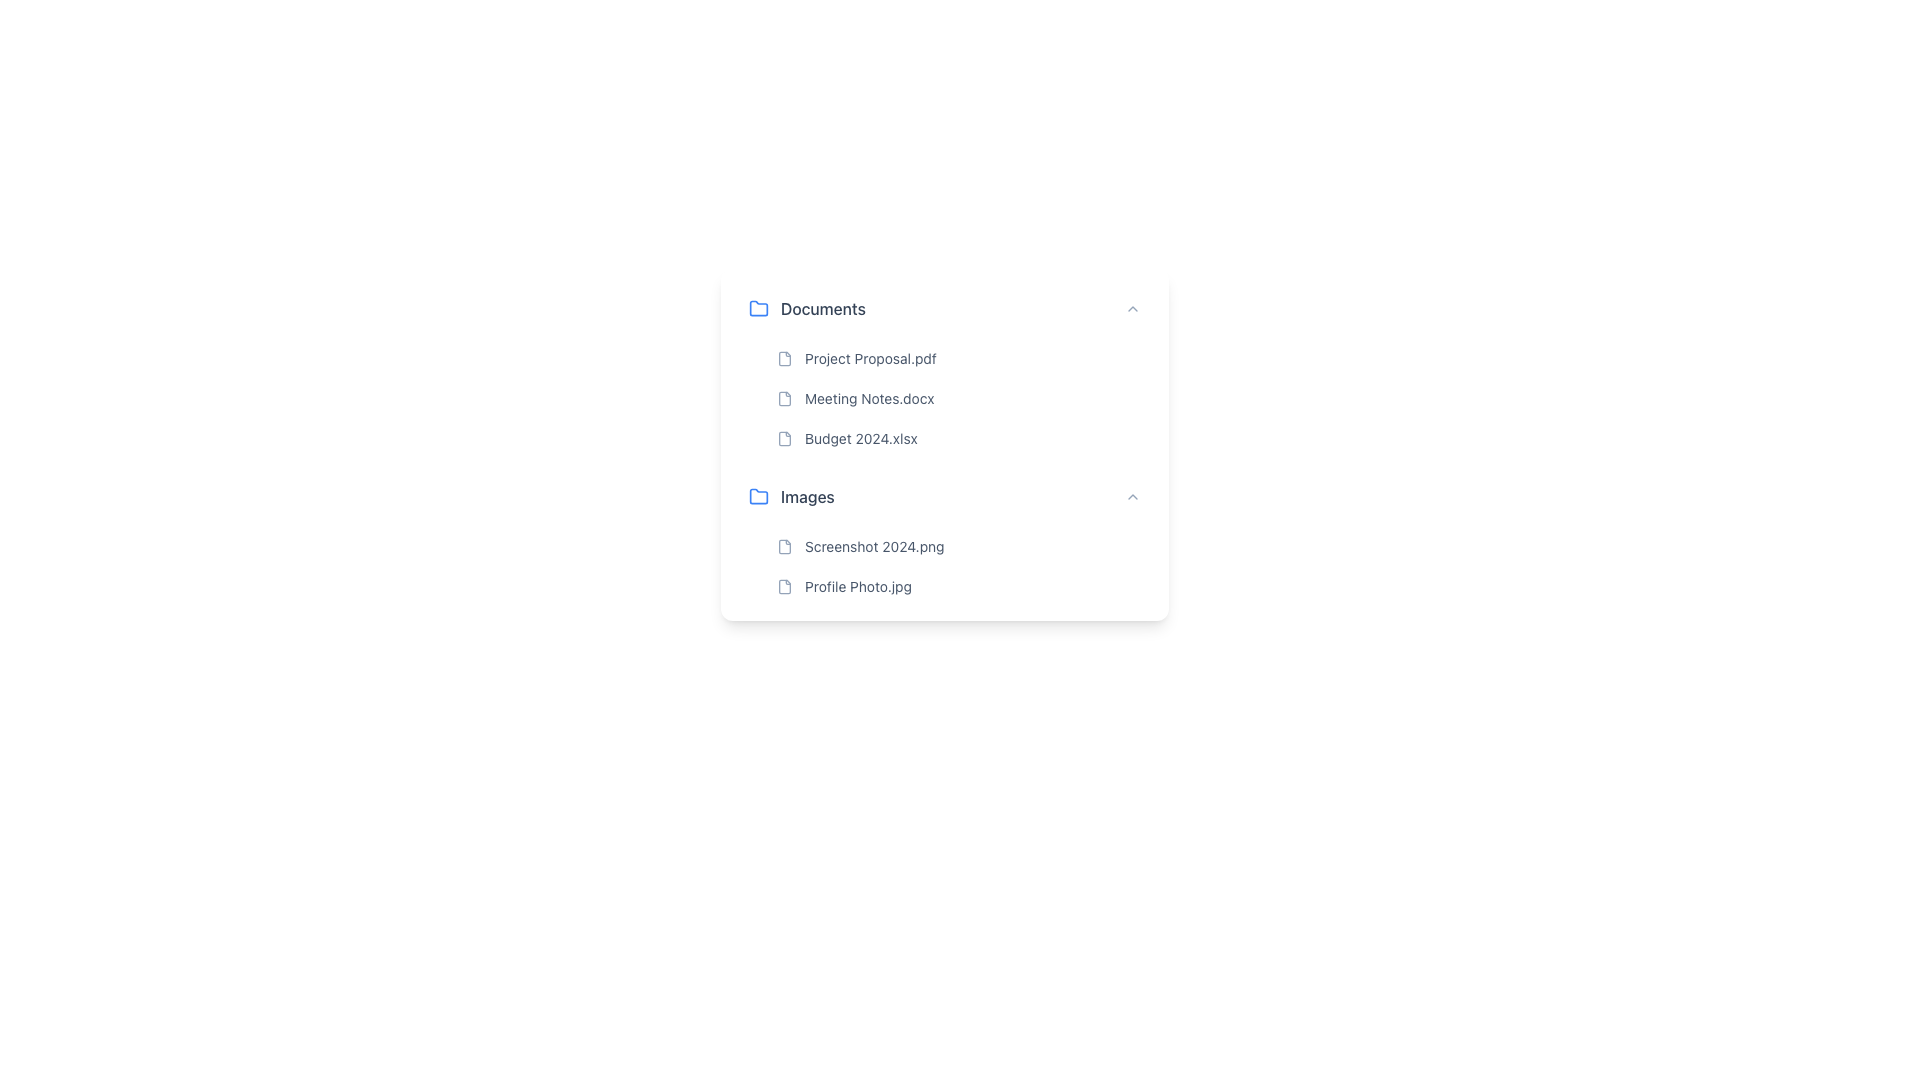 The height and width of the screenshot is (1080, 1920). I want to click on the document icon representing 'Profile Photo.jpg', so click(784, 585).